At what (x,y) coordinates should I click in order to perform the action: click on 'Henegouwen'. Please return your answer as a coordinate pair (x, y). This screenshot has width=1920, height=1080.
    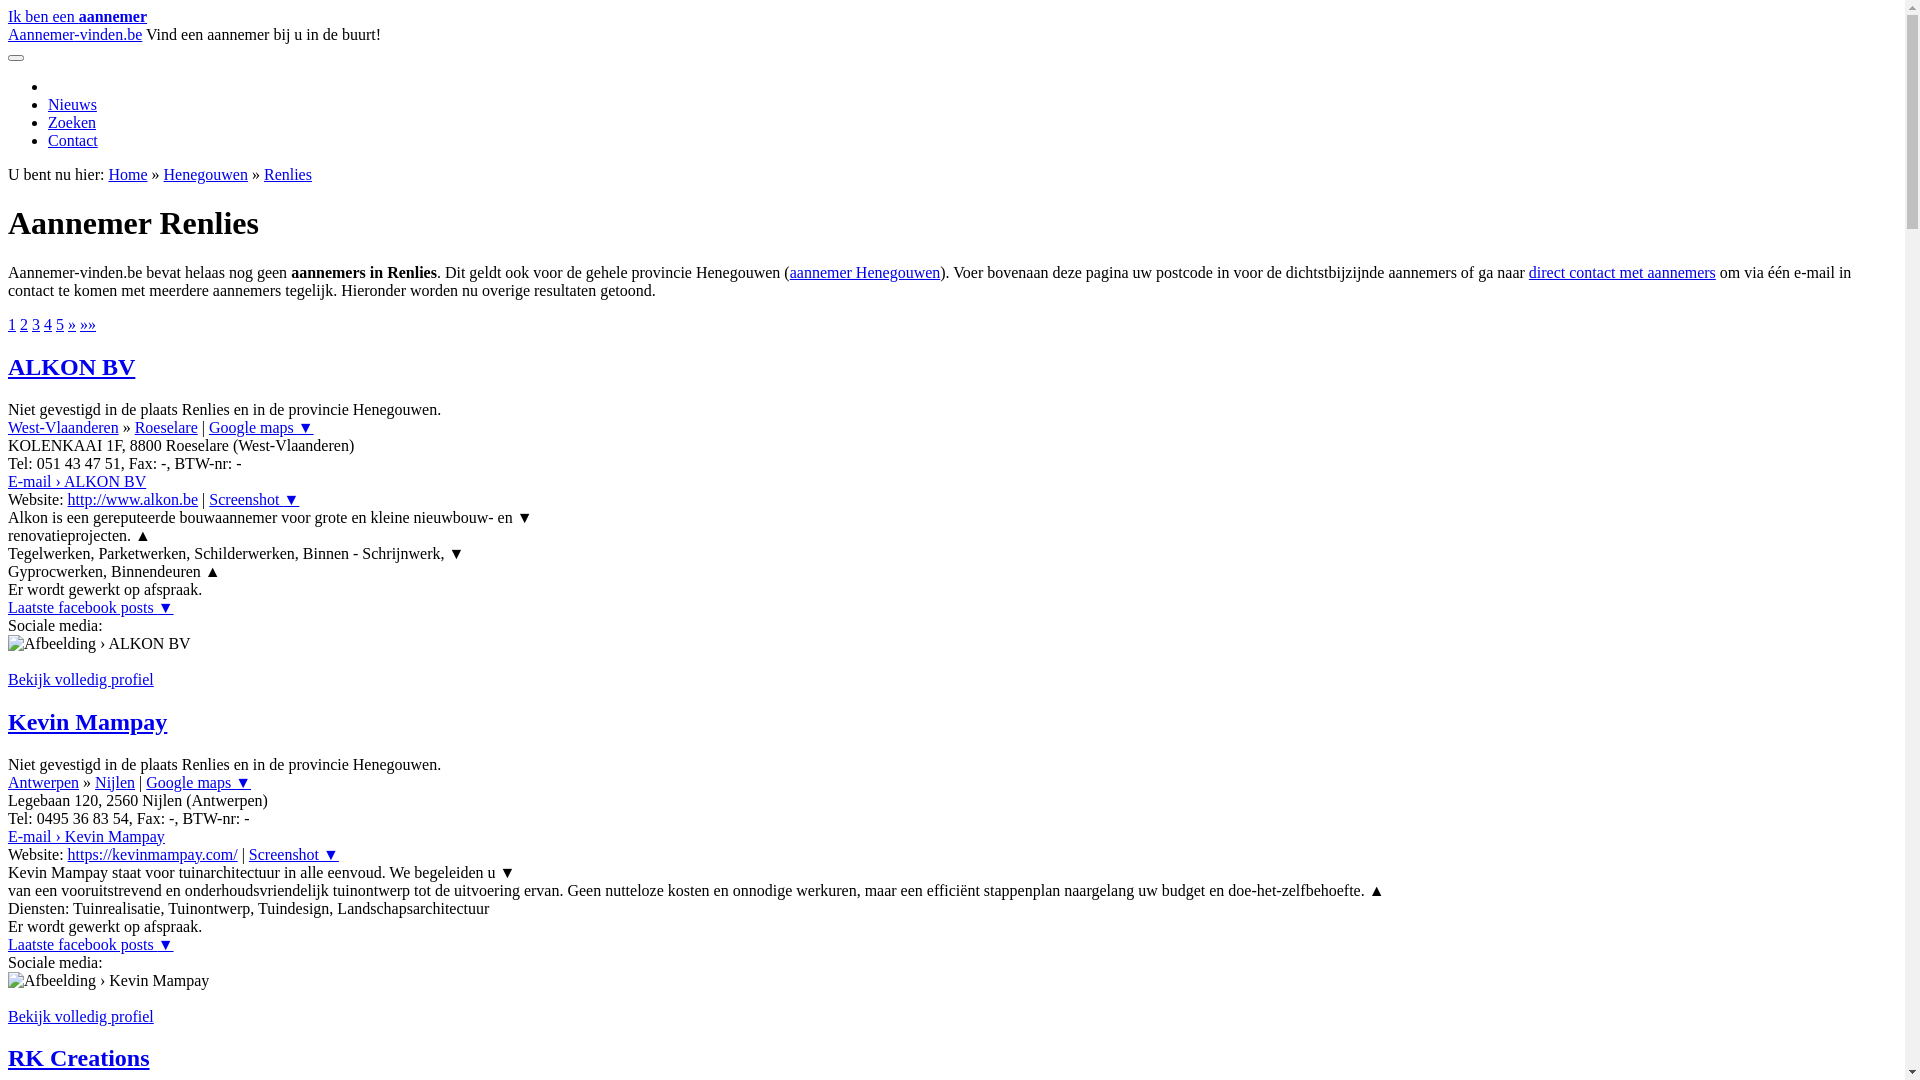
    Looking at the image, I should click on (206, 173).